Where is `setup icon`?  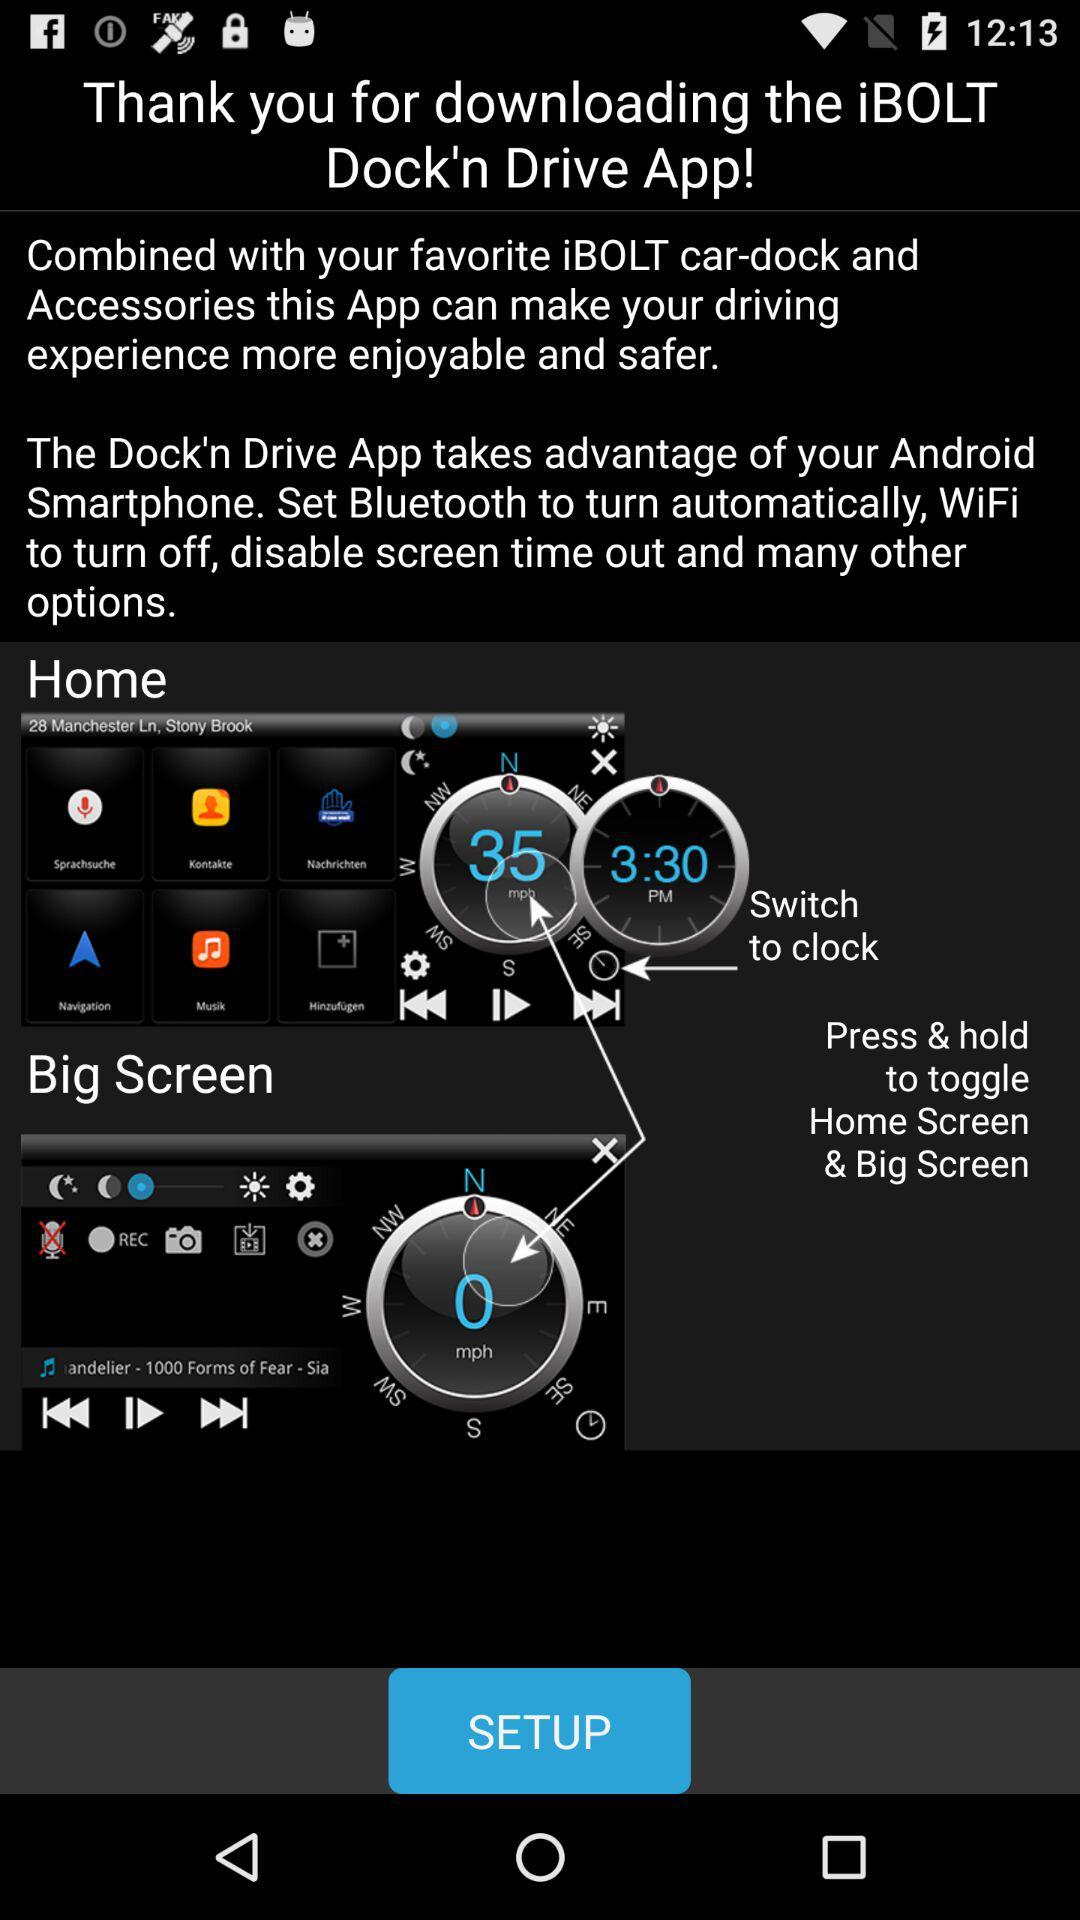
setup icon is located at coordinates (538, 1730).